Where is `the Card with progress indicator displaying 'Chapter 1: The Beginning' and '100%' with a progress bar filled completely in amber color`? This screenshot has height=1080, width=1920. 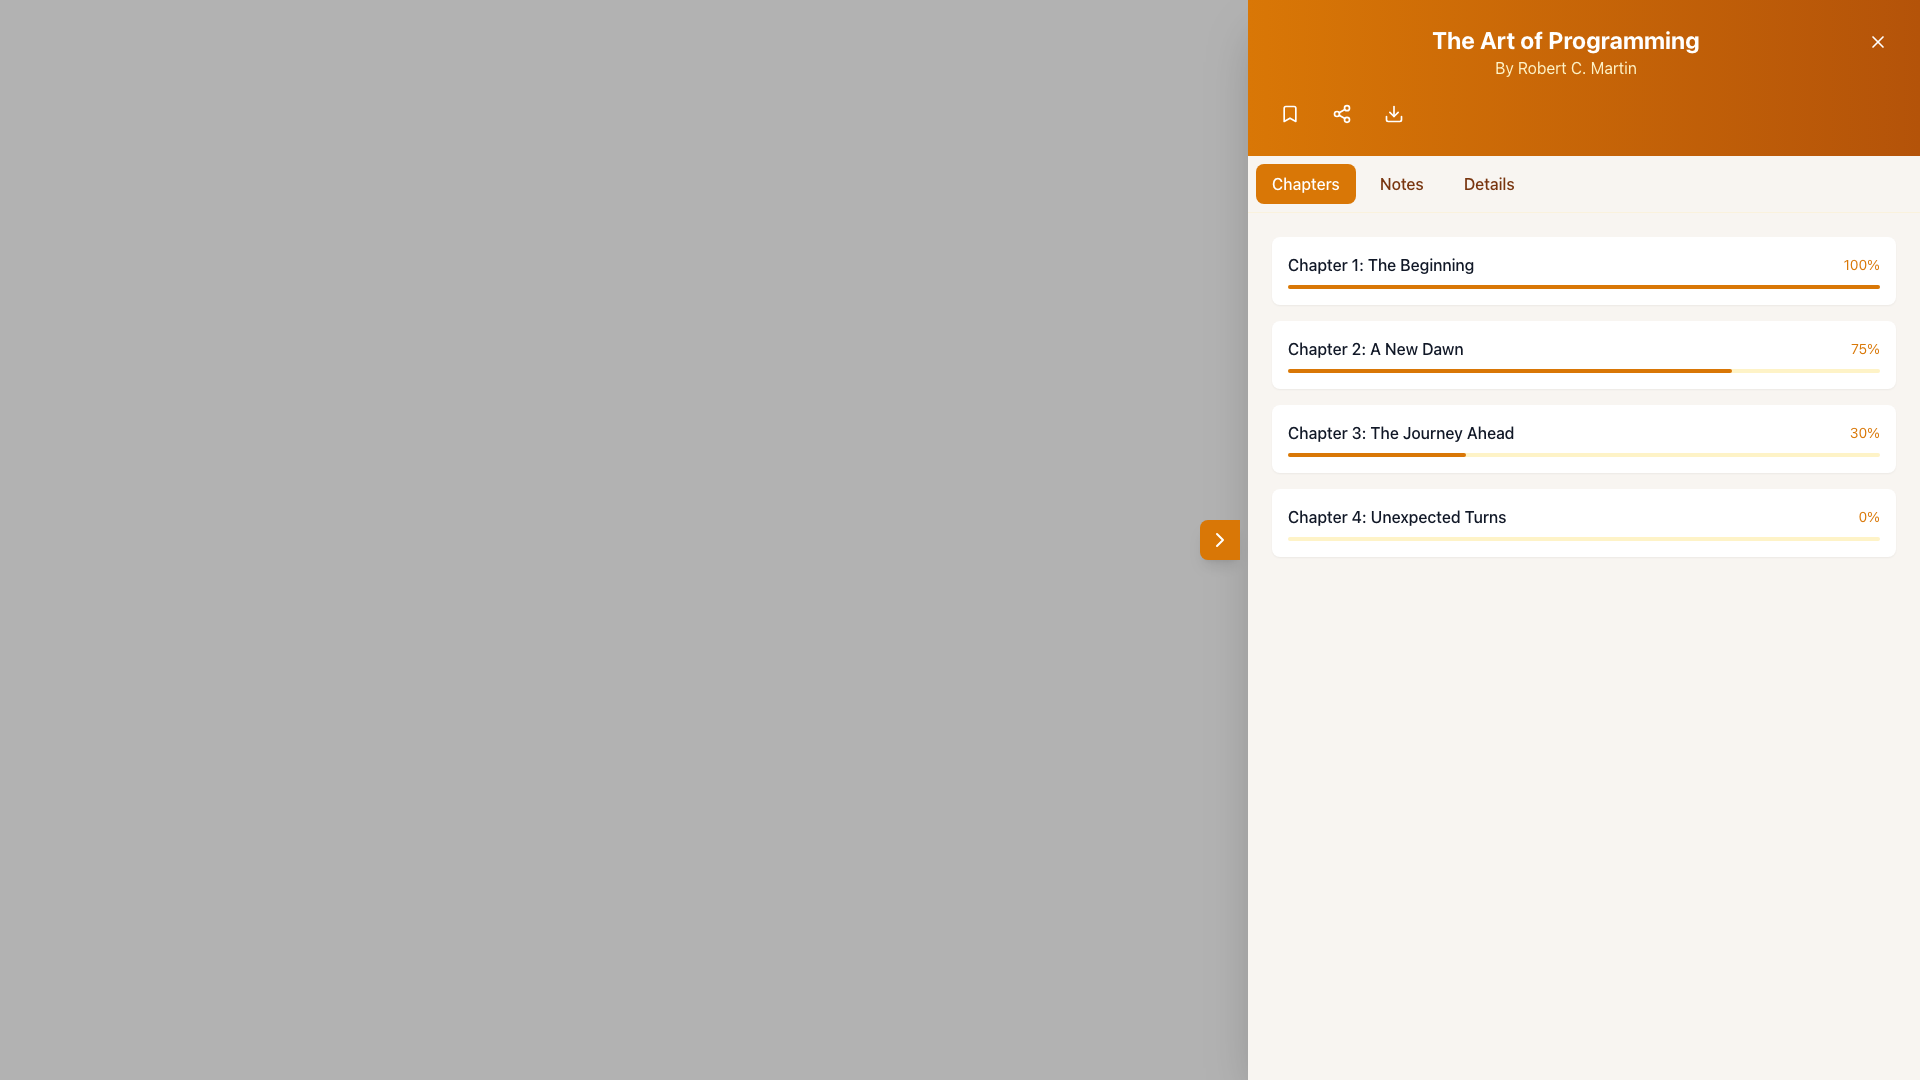 the Card with progress indicator displaying 'Chapter 1: The Beginning' and '100%' with a progress bar filled completely in amber color is located at coordinates (1583, 270).